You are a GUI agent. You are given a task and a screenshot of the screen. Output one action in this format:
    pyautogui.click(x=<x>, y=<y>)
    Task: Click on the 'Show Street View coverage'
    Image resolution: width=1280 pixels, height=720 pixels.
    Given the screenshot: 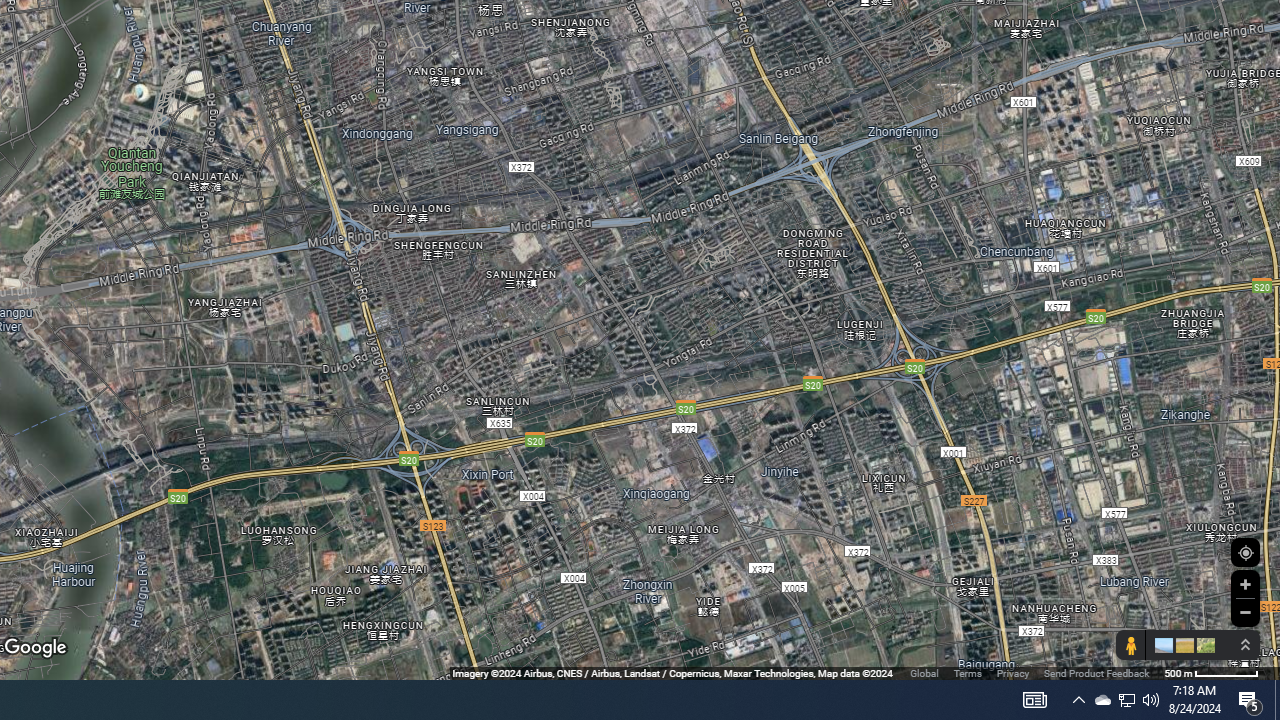 What is the action you would take?
    pyautogui.click(x=1130, y=645)
    